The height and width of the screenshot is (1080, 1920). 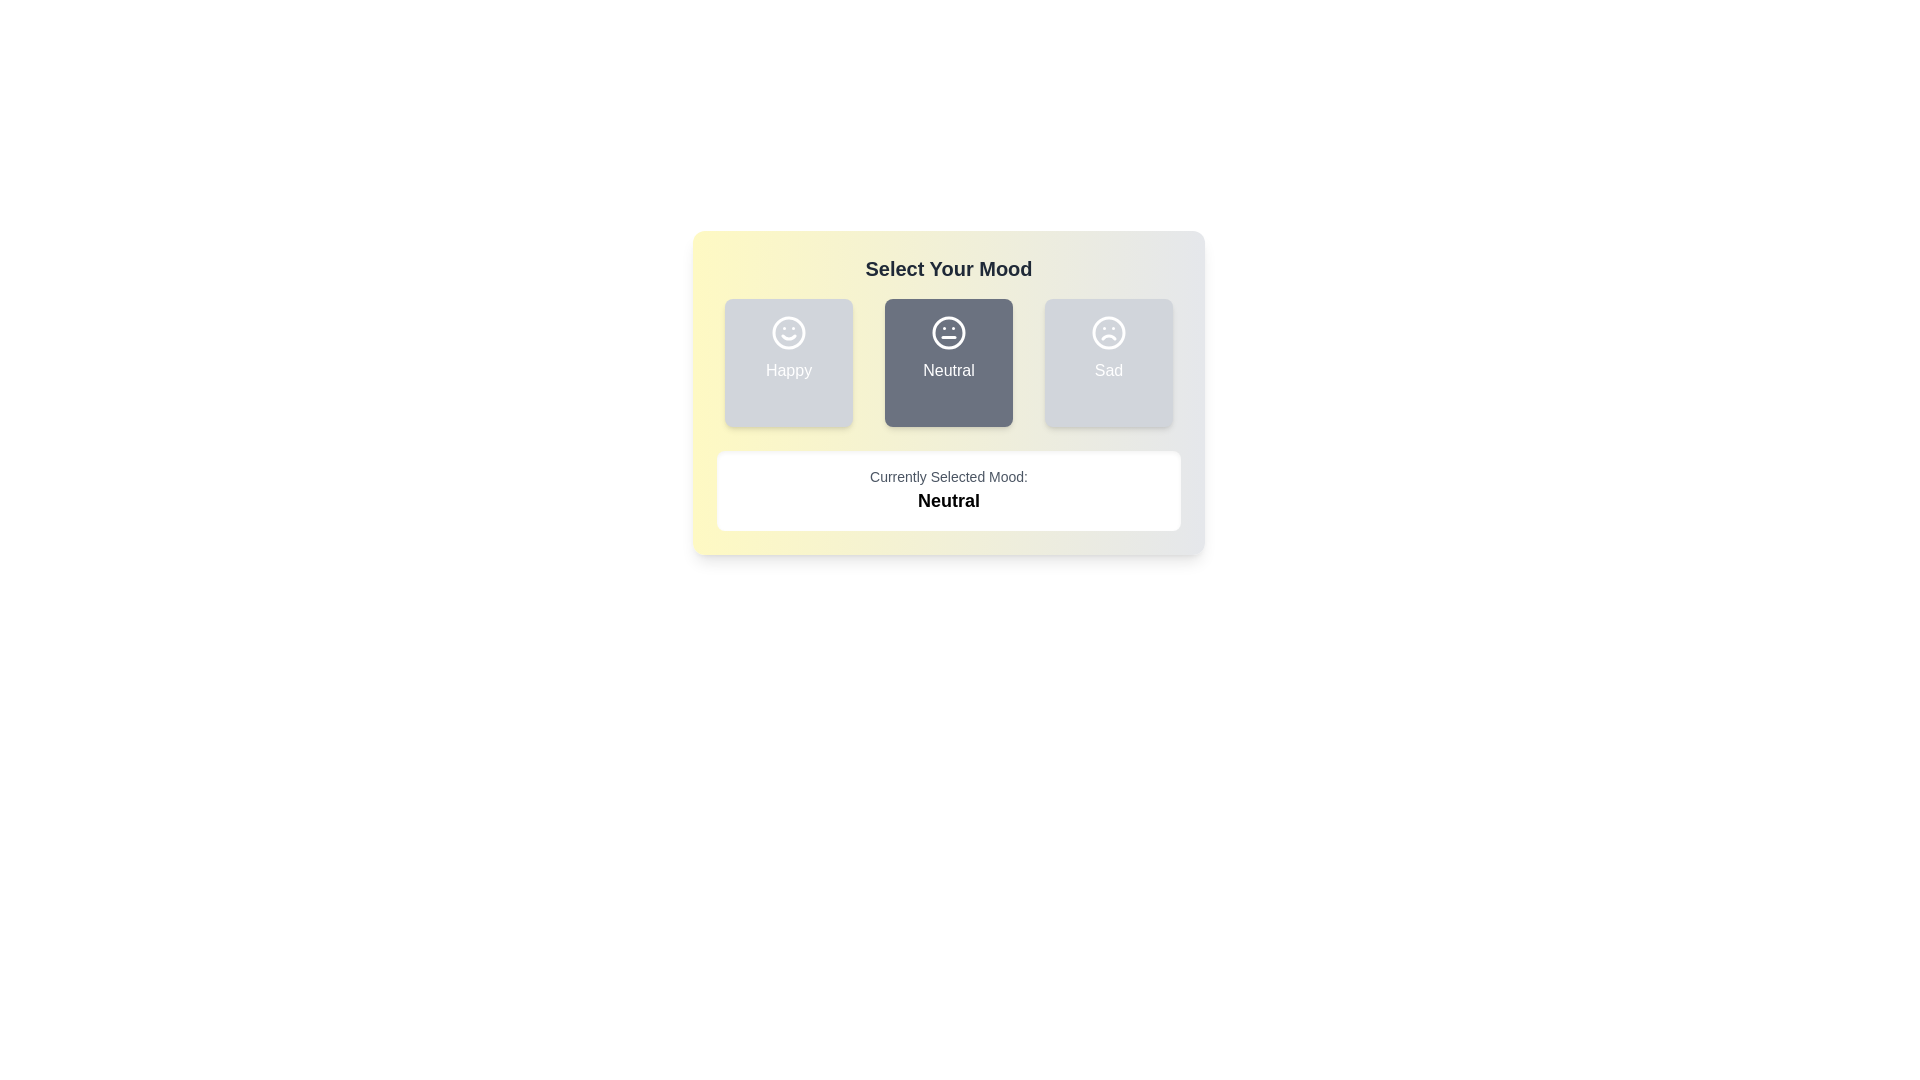 I want to click on the mood button corresponding to Happy to observe the visual change, so click(x=787, y=362).